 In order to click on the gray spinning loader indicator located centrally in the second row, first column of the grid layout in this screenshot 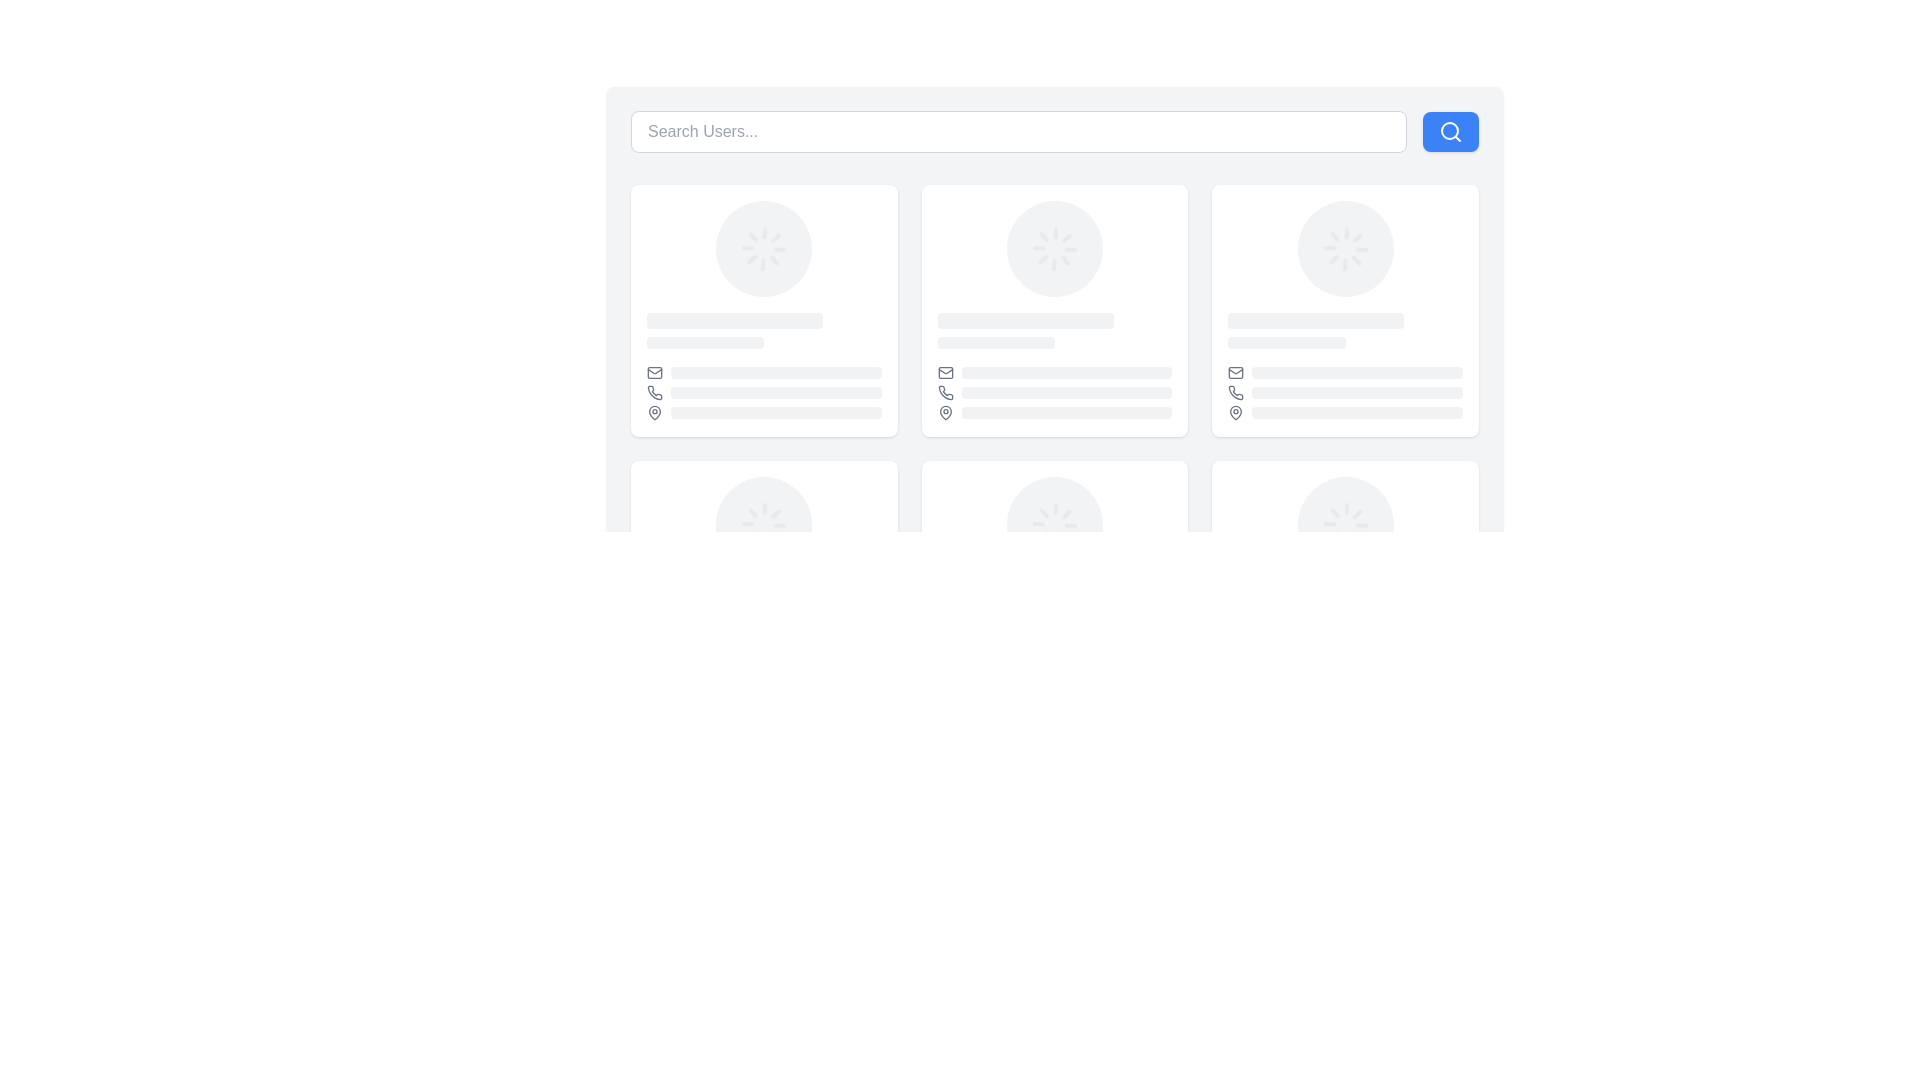, I will do `click(763, 523)`.